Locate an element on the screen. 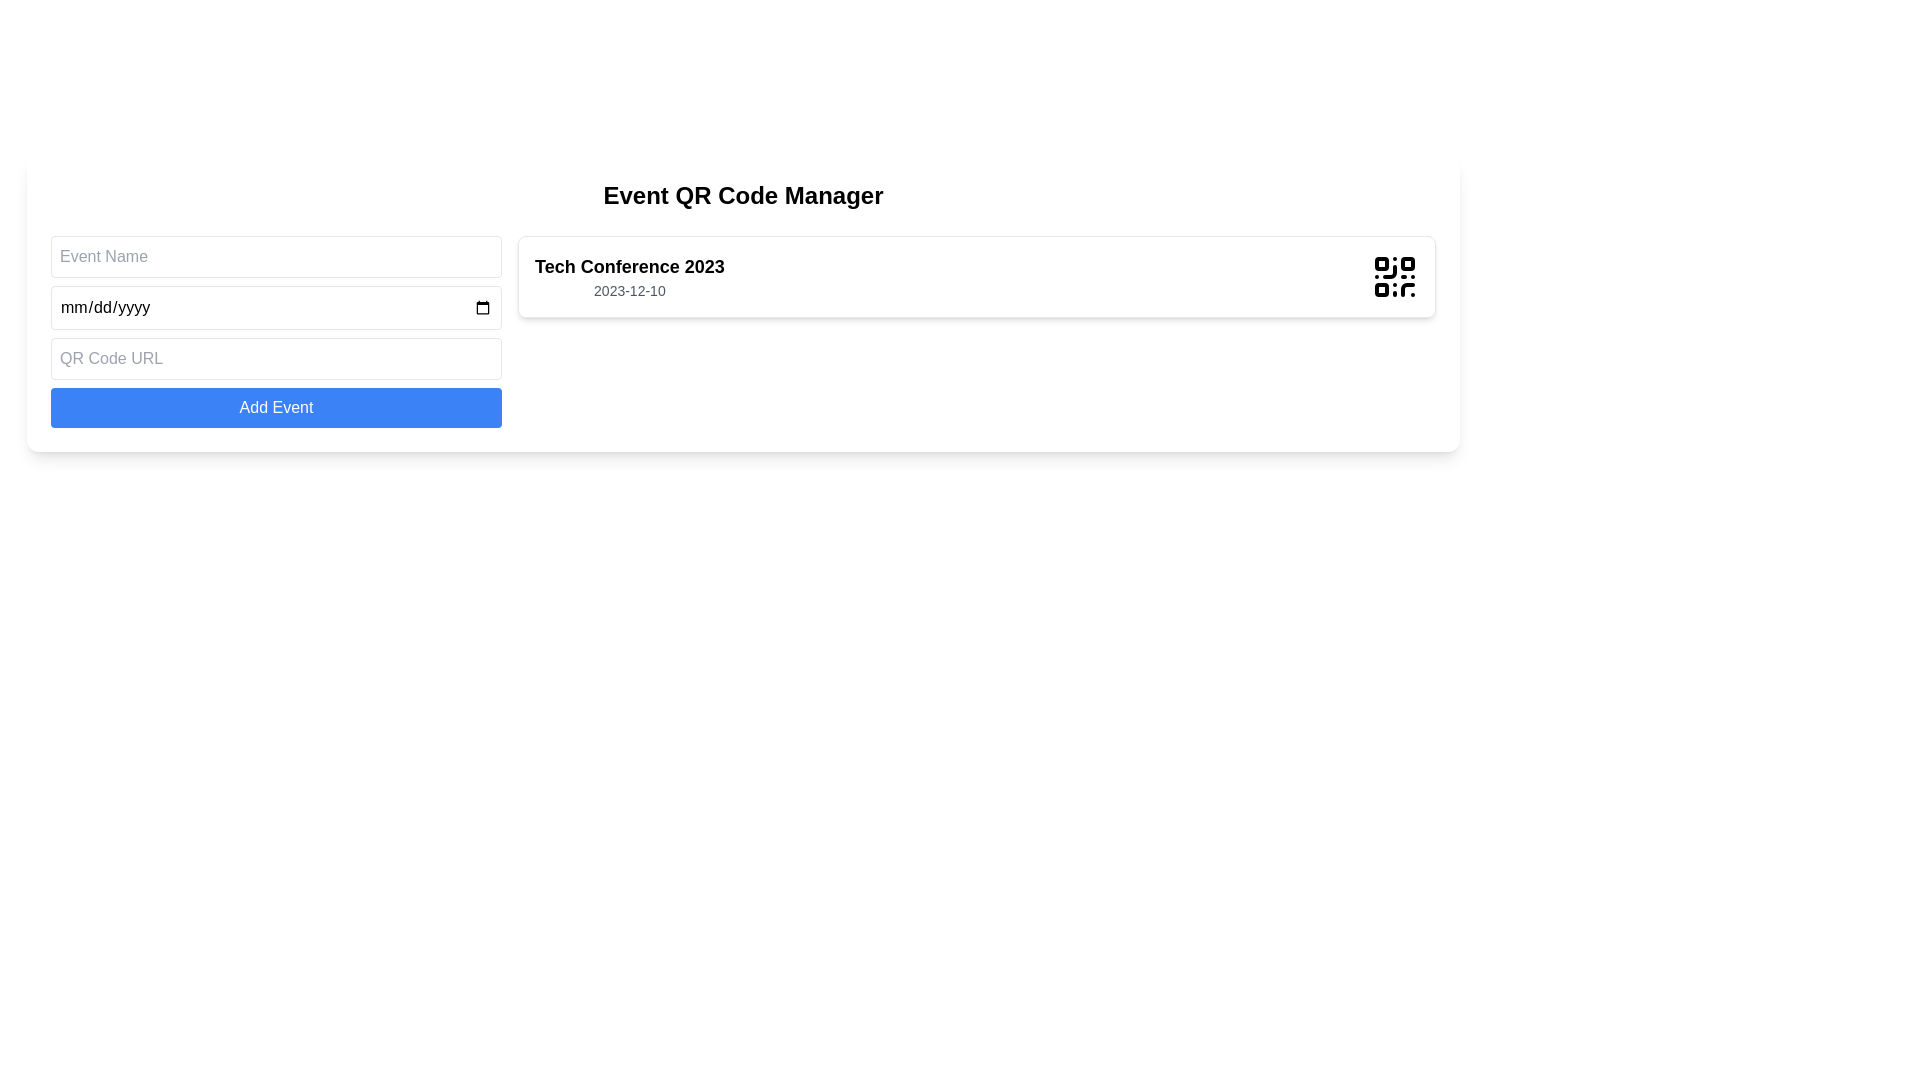 This screenshot has height=1080, width=1920. the submit button located beneath the 'QR Code URL' input field is located at coordinates (275, 407).